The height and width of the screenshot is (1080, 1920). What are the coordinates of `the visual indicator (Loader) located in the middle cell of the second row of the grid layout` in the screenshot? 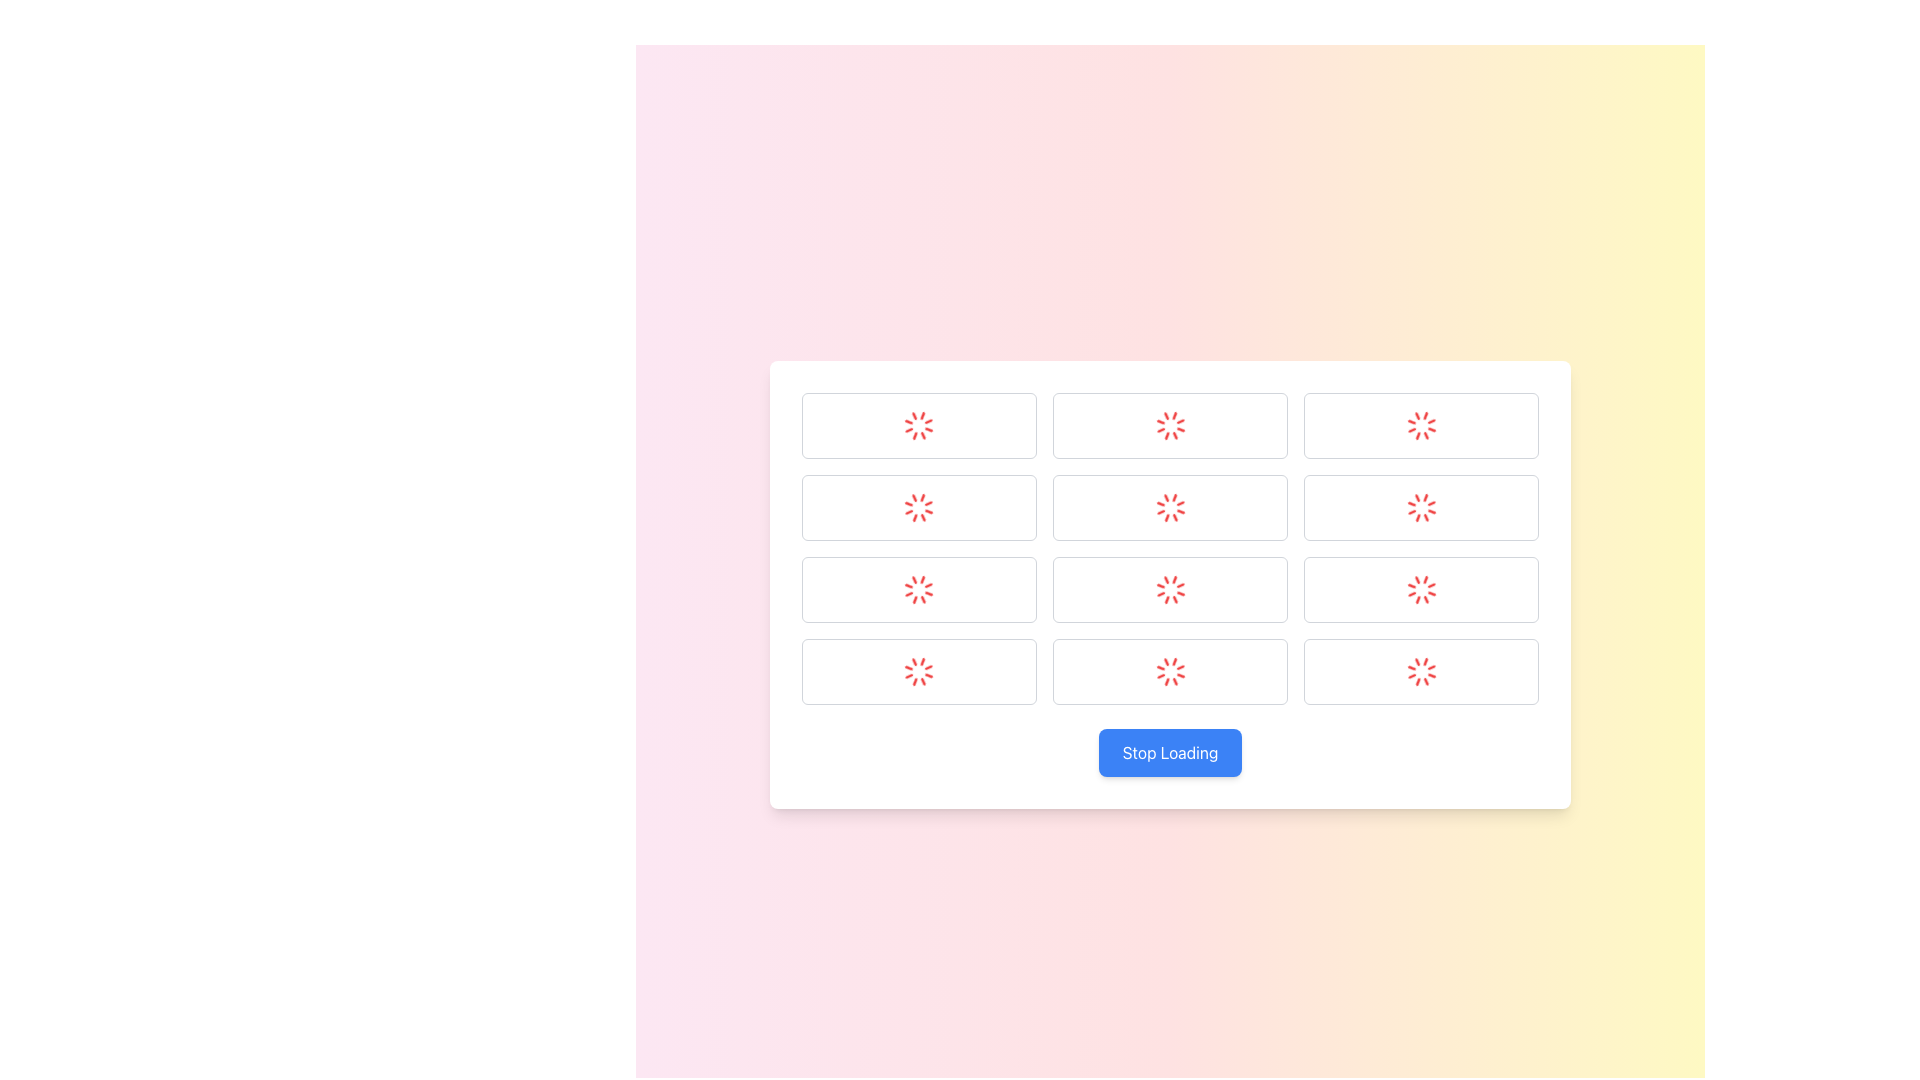 It's located at (1170, 507).